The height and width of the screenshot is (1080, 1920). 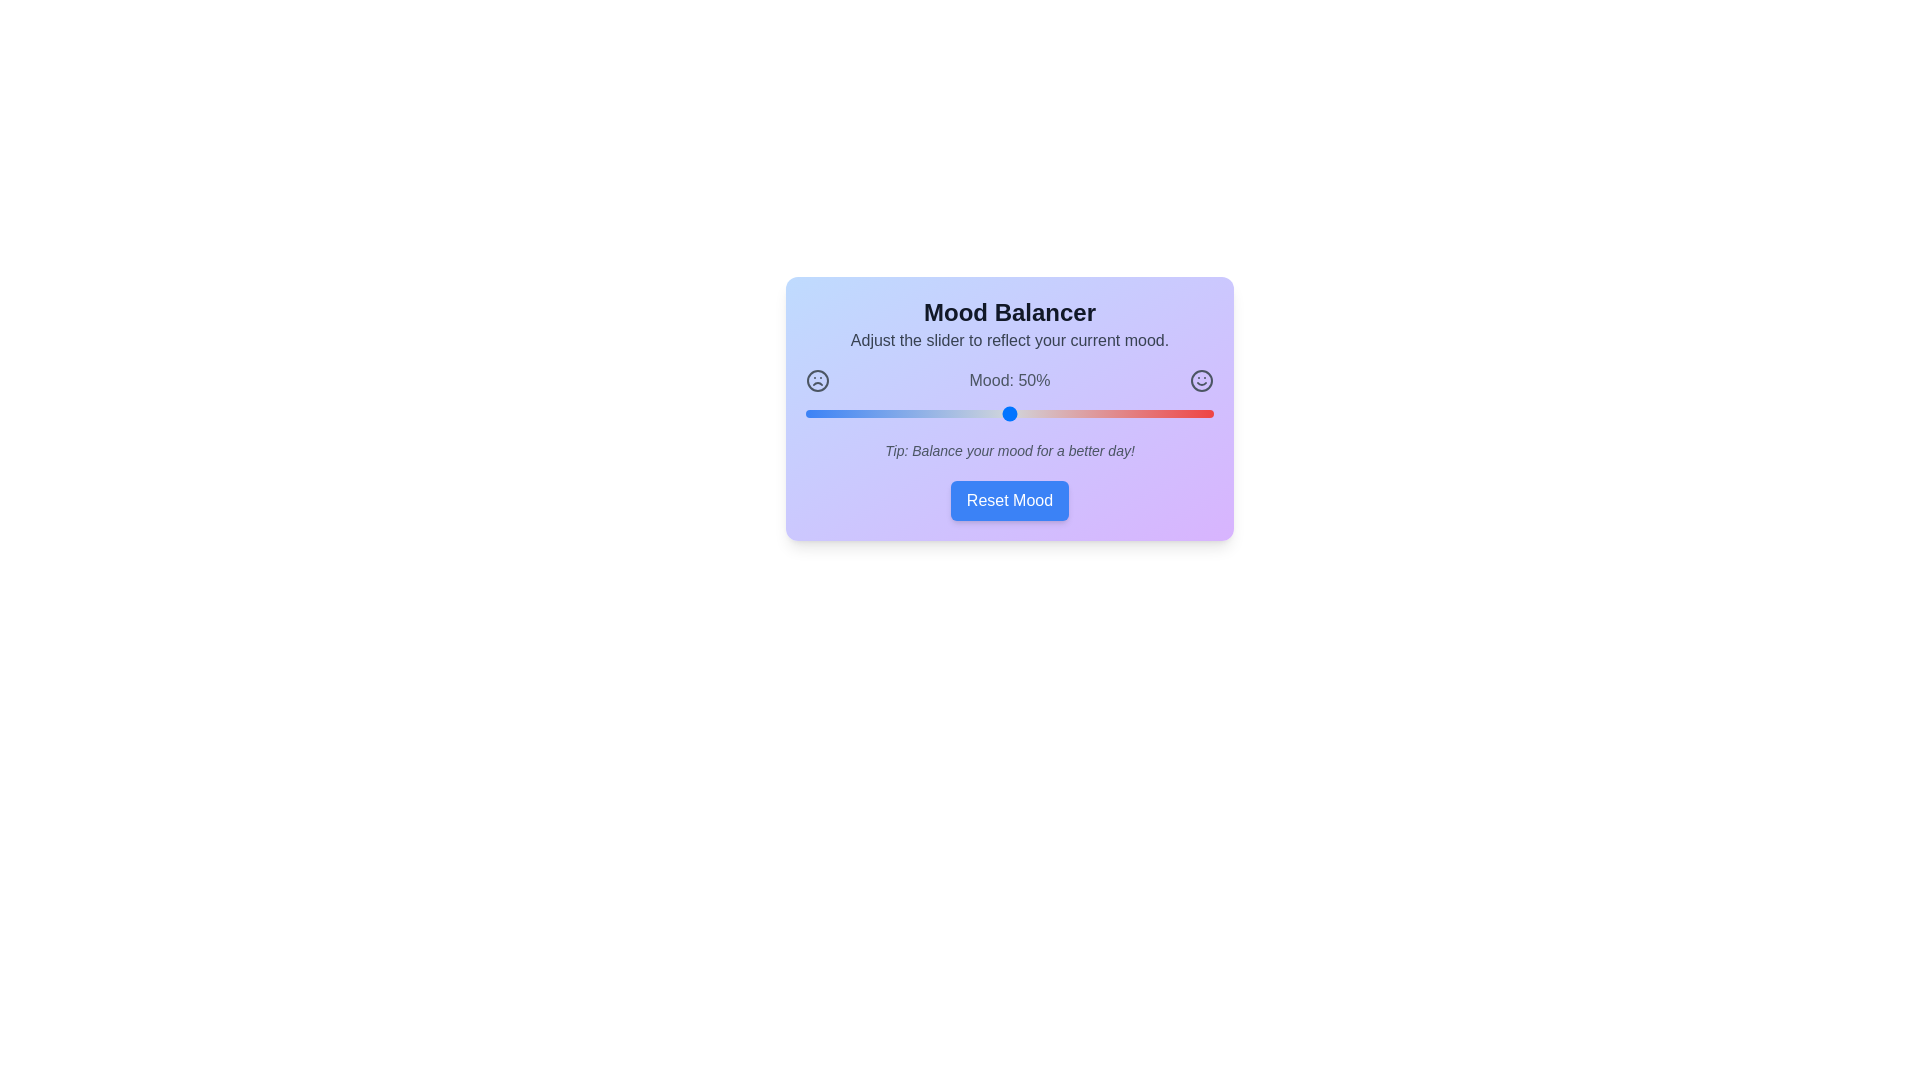 I want to click on the mood slider to 99%, so click(x=1208, y=412).